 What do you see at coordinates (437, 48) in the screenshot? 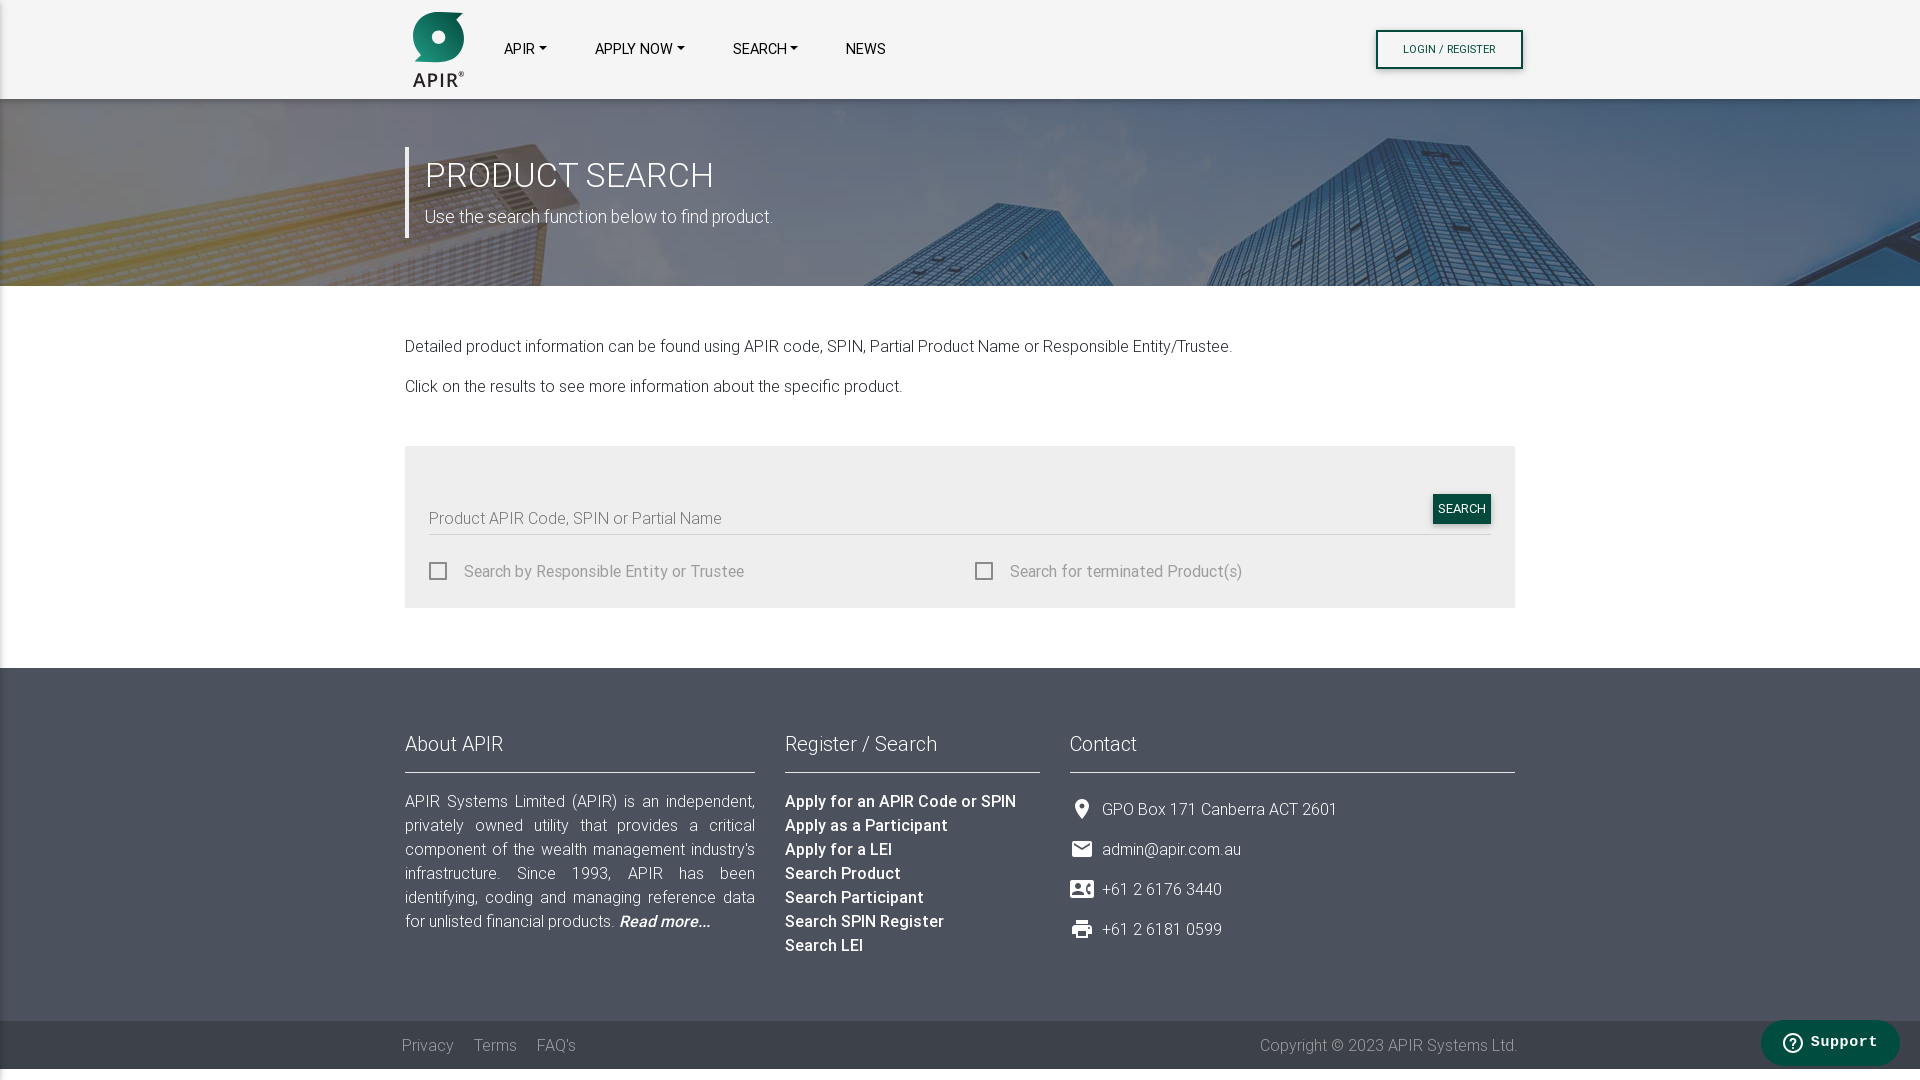
I see `'APIR'` at bounding box center [437, 48].